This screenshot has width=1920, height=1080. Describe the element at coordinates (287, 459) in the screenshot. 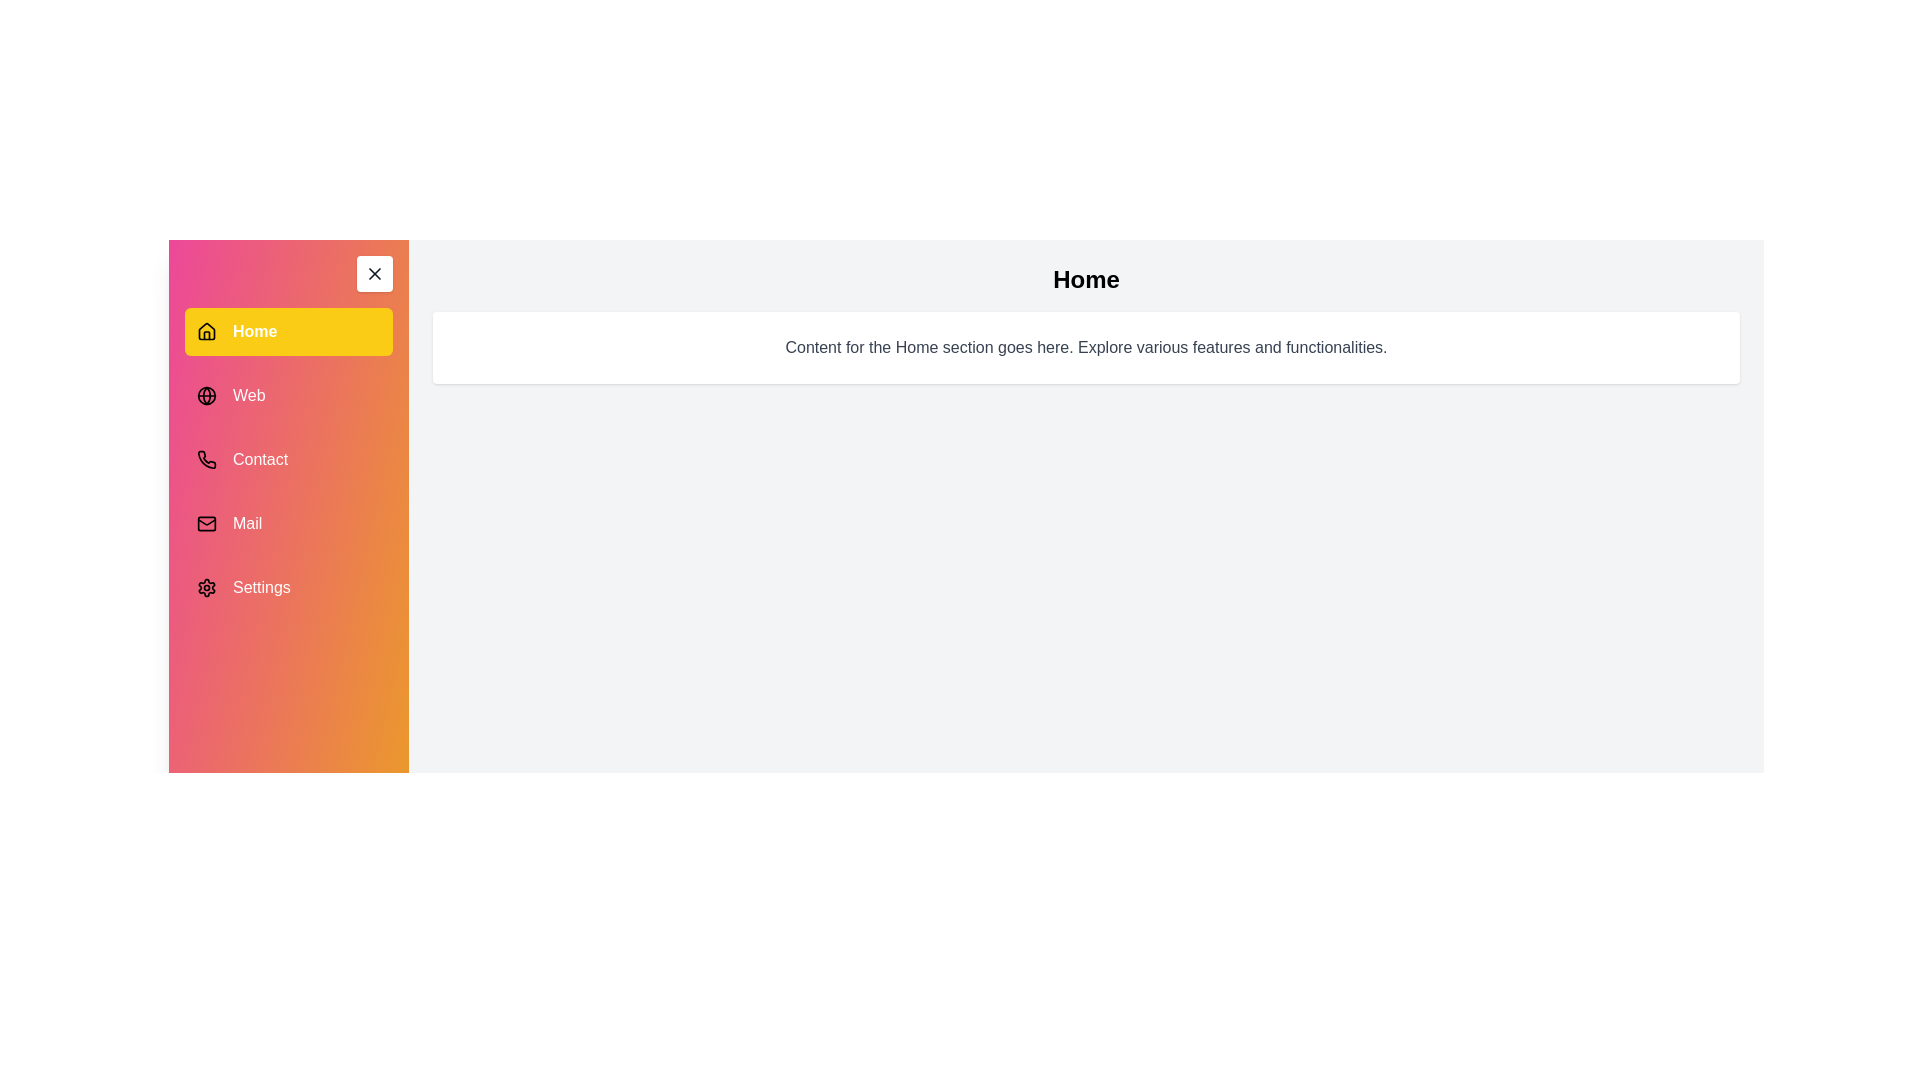

I see `the menu item Contact to view its associated content` at that location.